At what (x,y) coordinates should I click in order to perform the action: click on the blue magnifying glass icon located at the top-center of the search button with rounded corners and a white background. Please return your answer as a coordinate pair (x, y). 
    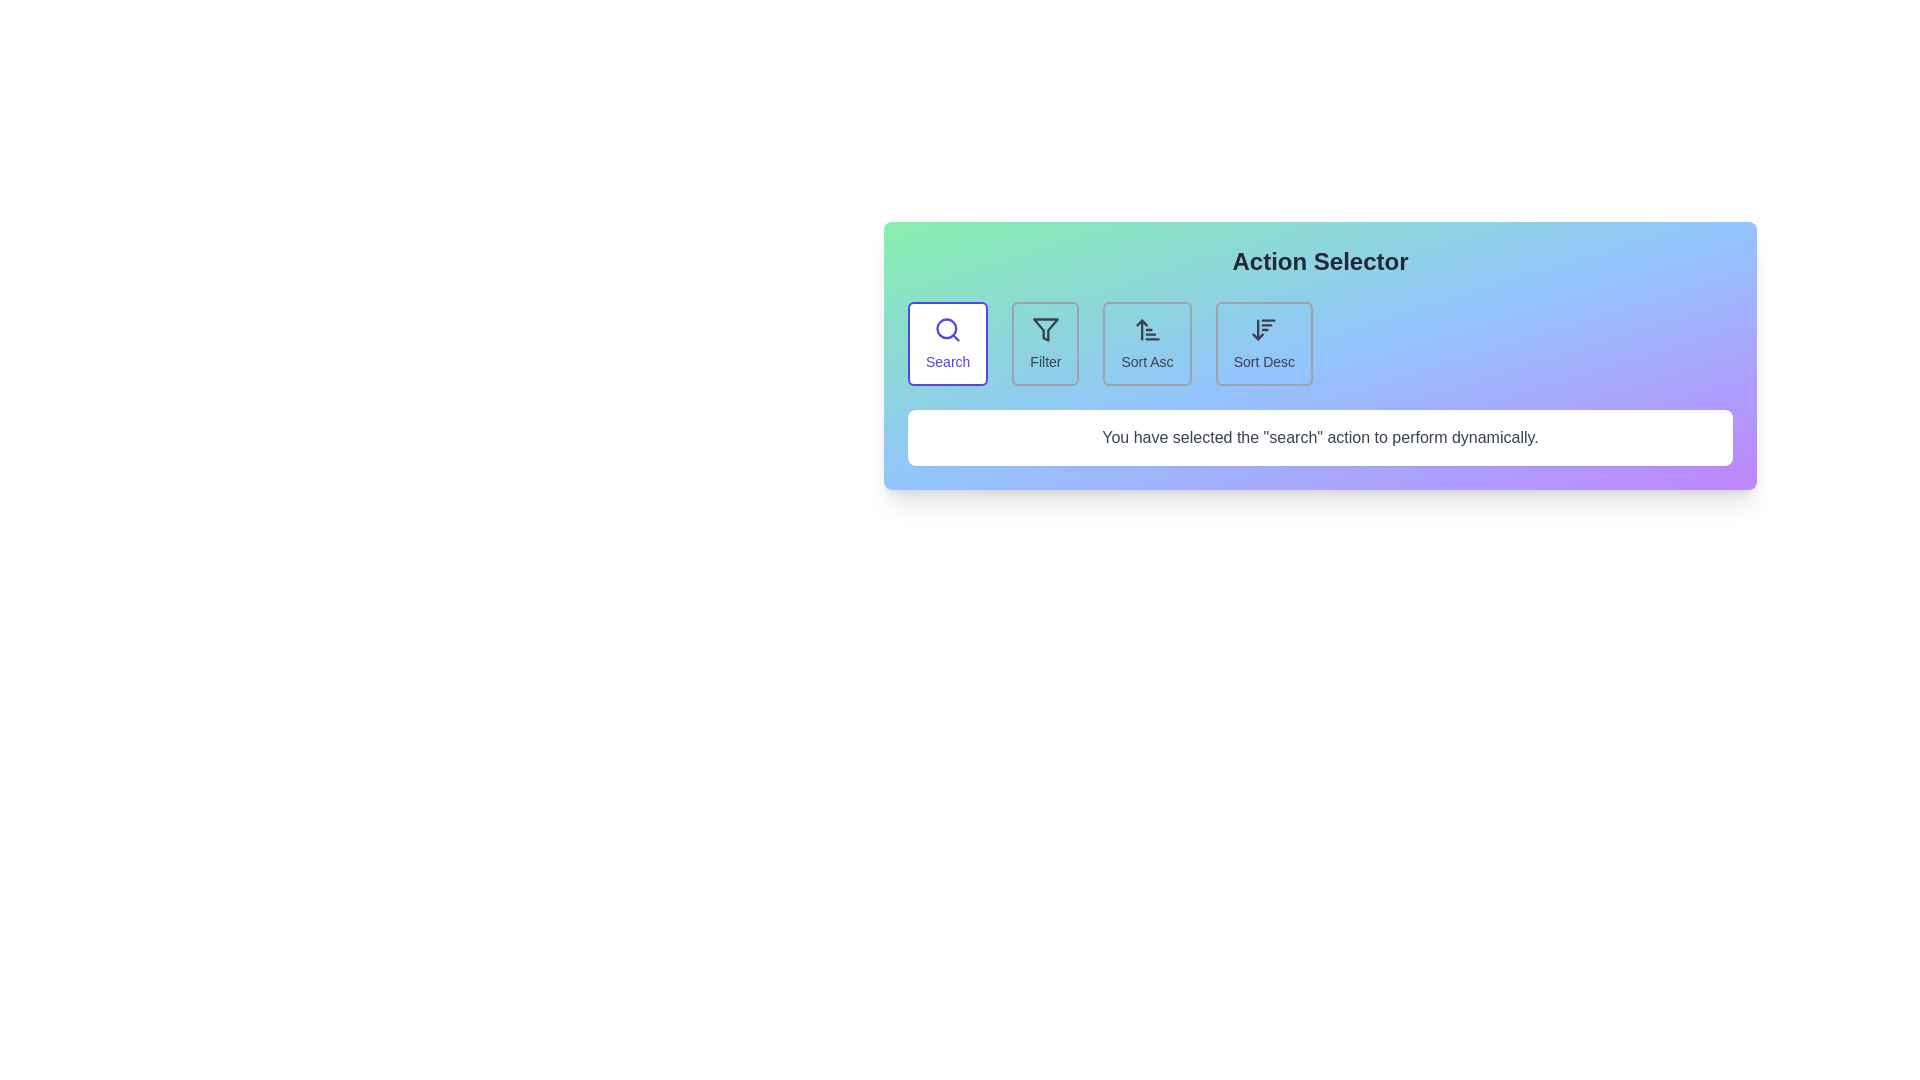
    Looking at the image, I should click on (947, 329).